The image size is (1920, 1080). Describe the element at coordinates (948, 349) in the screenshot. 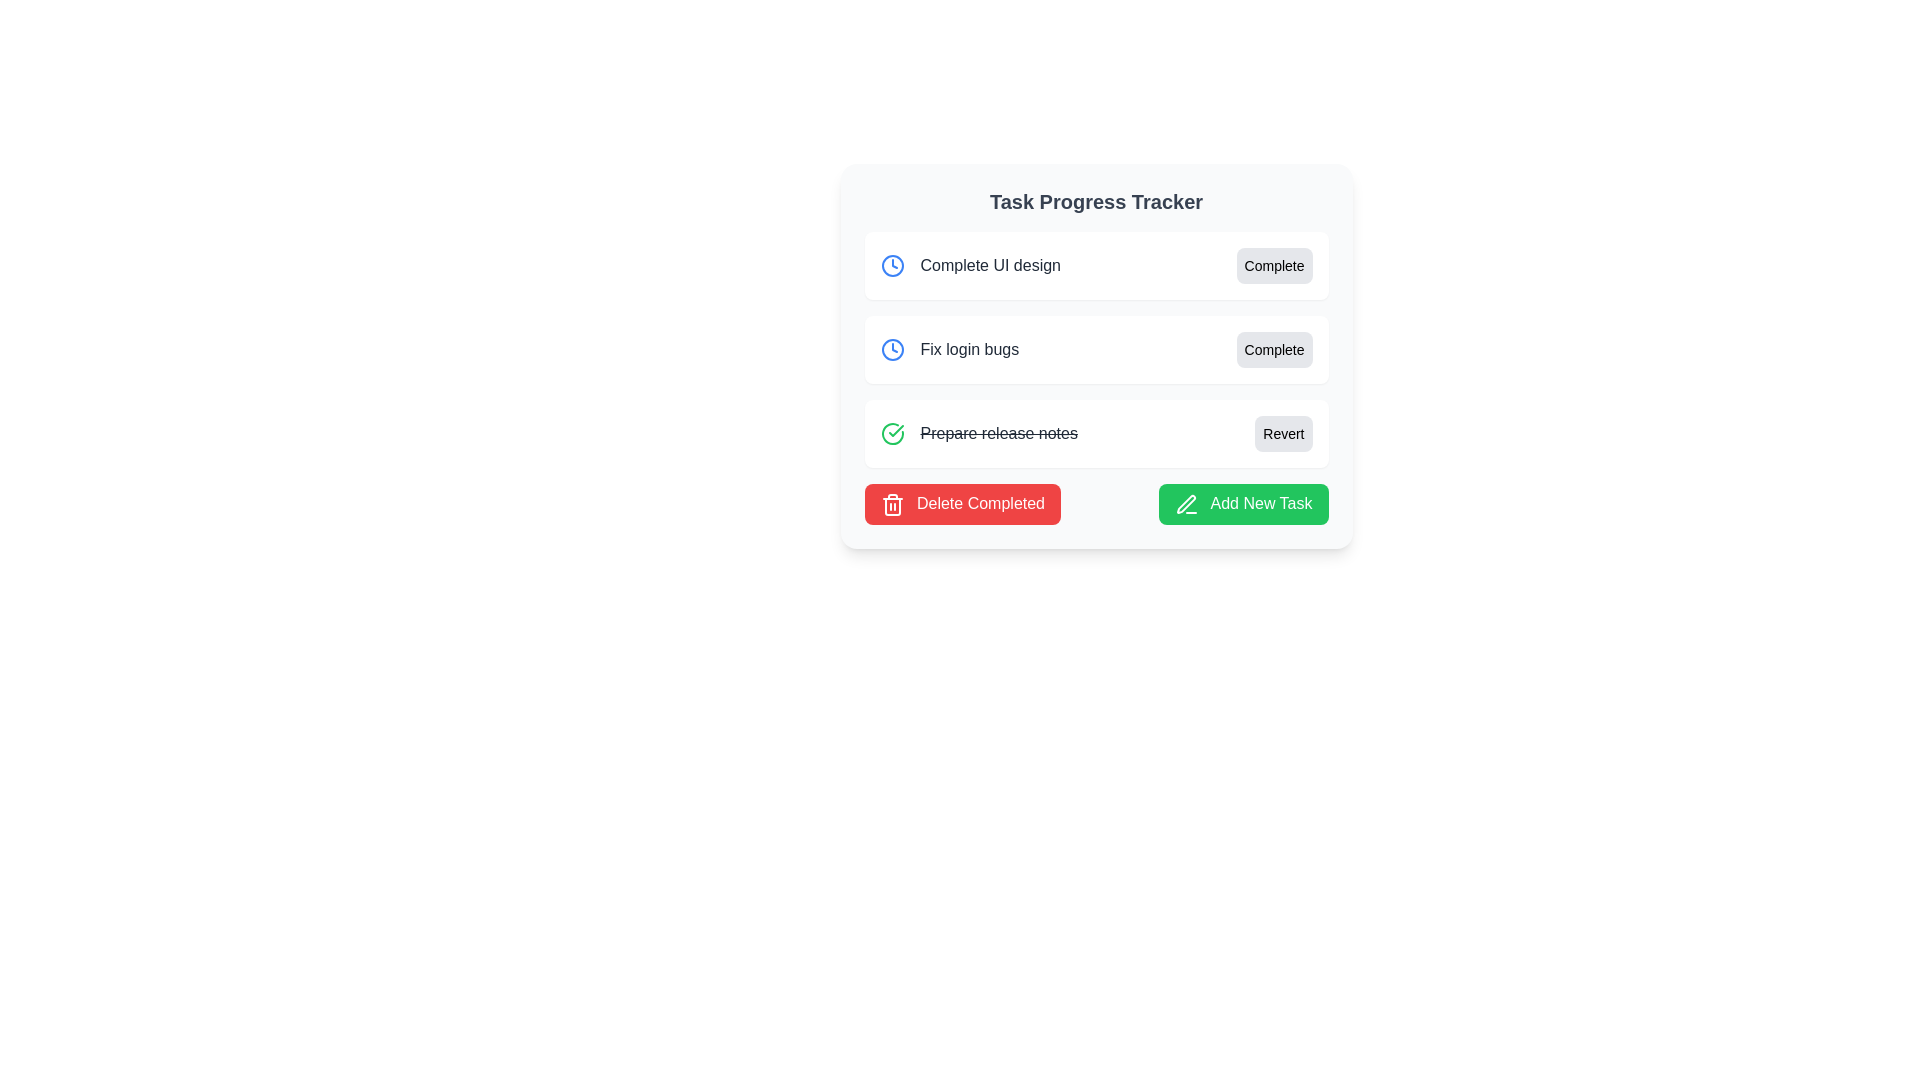

I see `the second task description label in the 'Task Progress Tracker' card, which is positioned between 'Complete UI design' and 'Prepare release notes'` at that location.